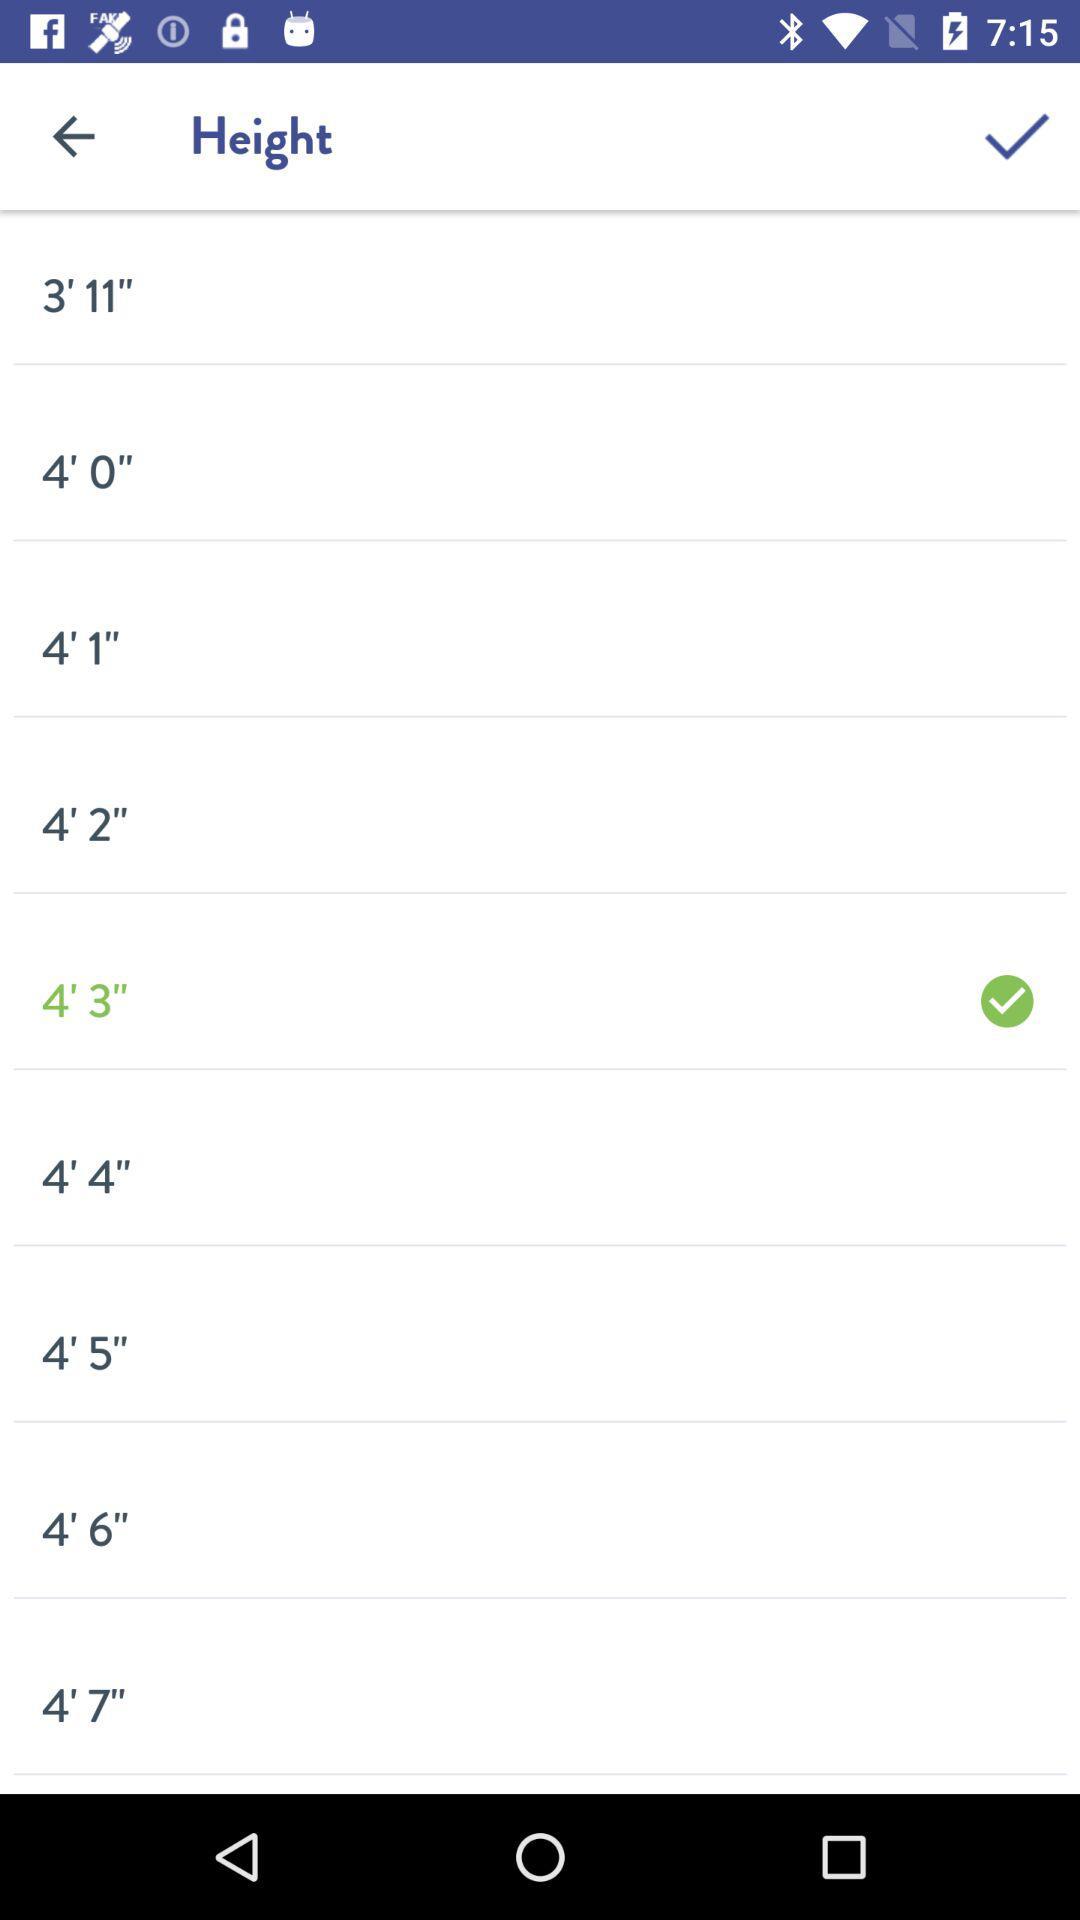 The image size is (1080, 1920). What do you see at coordinates (72, 135) in the screenshot?
I see `icon above 3' 11"` at bounding box center [72, 135].